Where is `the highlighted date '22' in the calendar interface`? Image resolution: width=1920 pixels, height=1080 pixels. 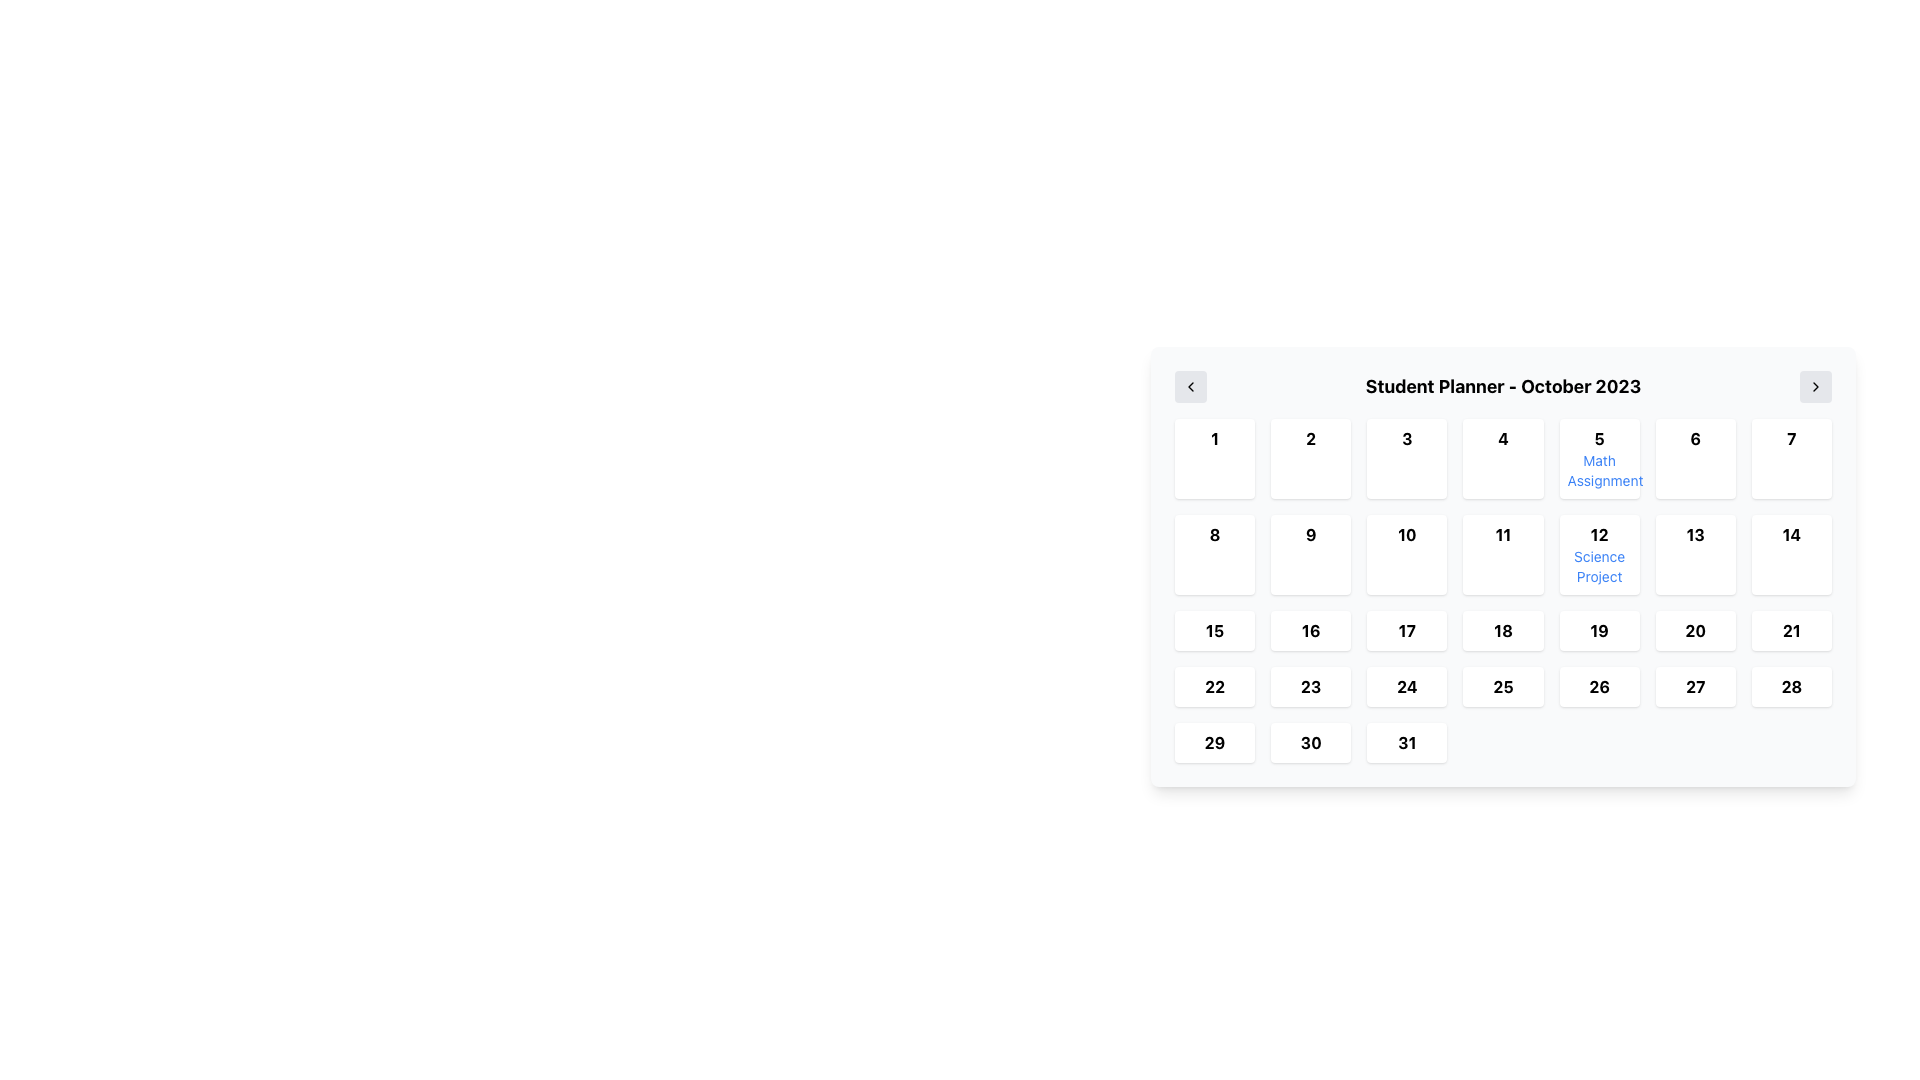 the highlighted date '22' in the calendar interface is located at coordinates (1213, 685).